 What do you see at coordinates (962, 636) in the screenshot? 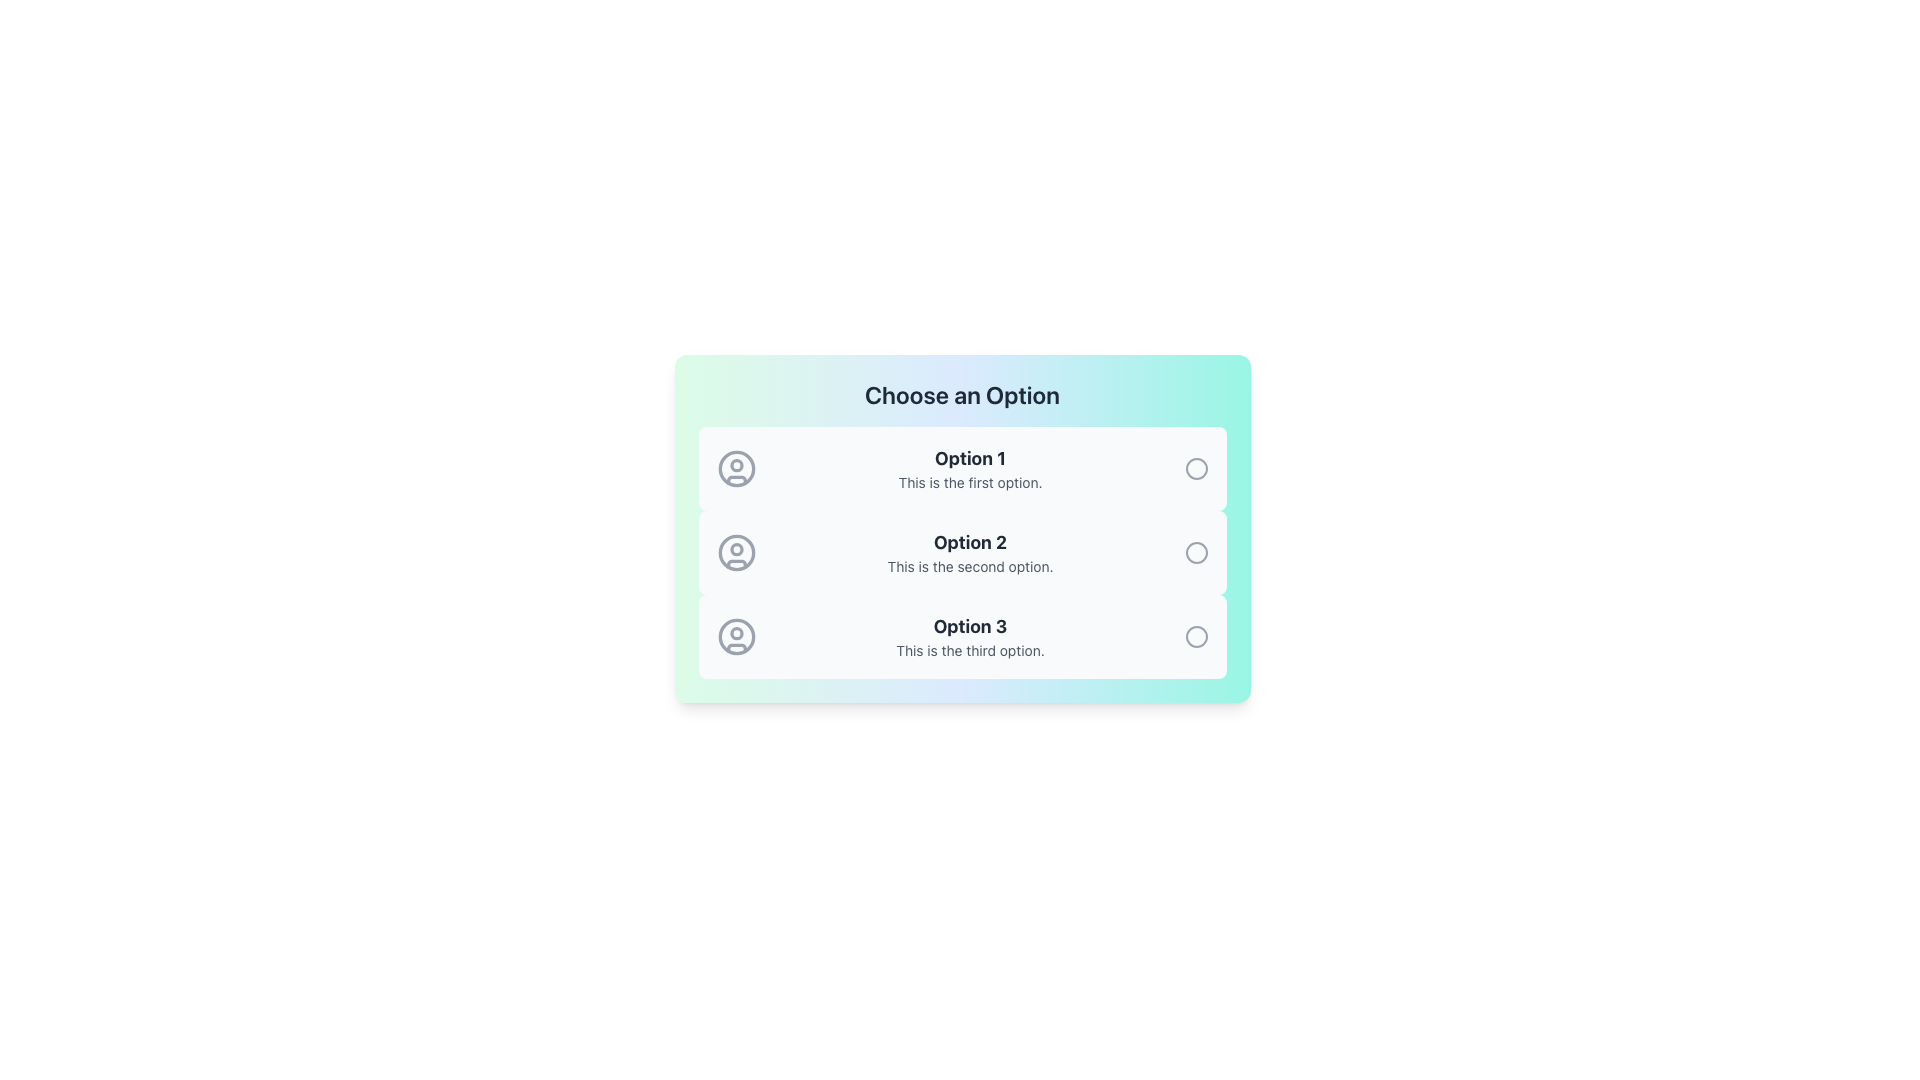
I see `the third selectable option with a radio button in the list` at bounding box center [962, 636].